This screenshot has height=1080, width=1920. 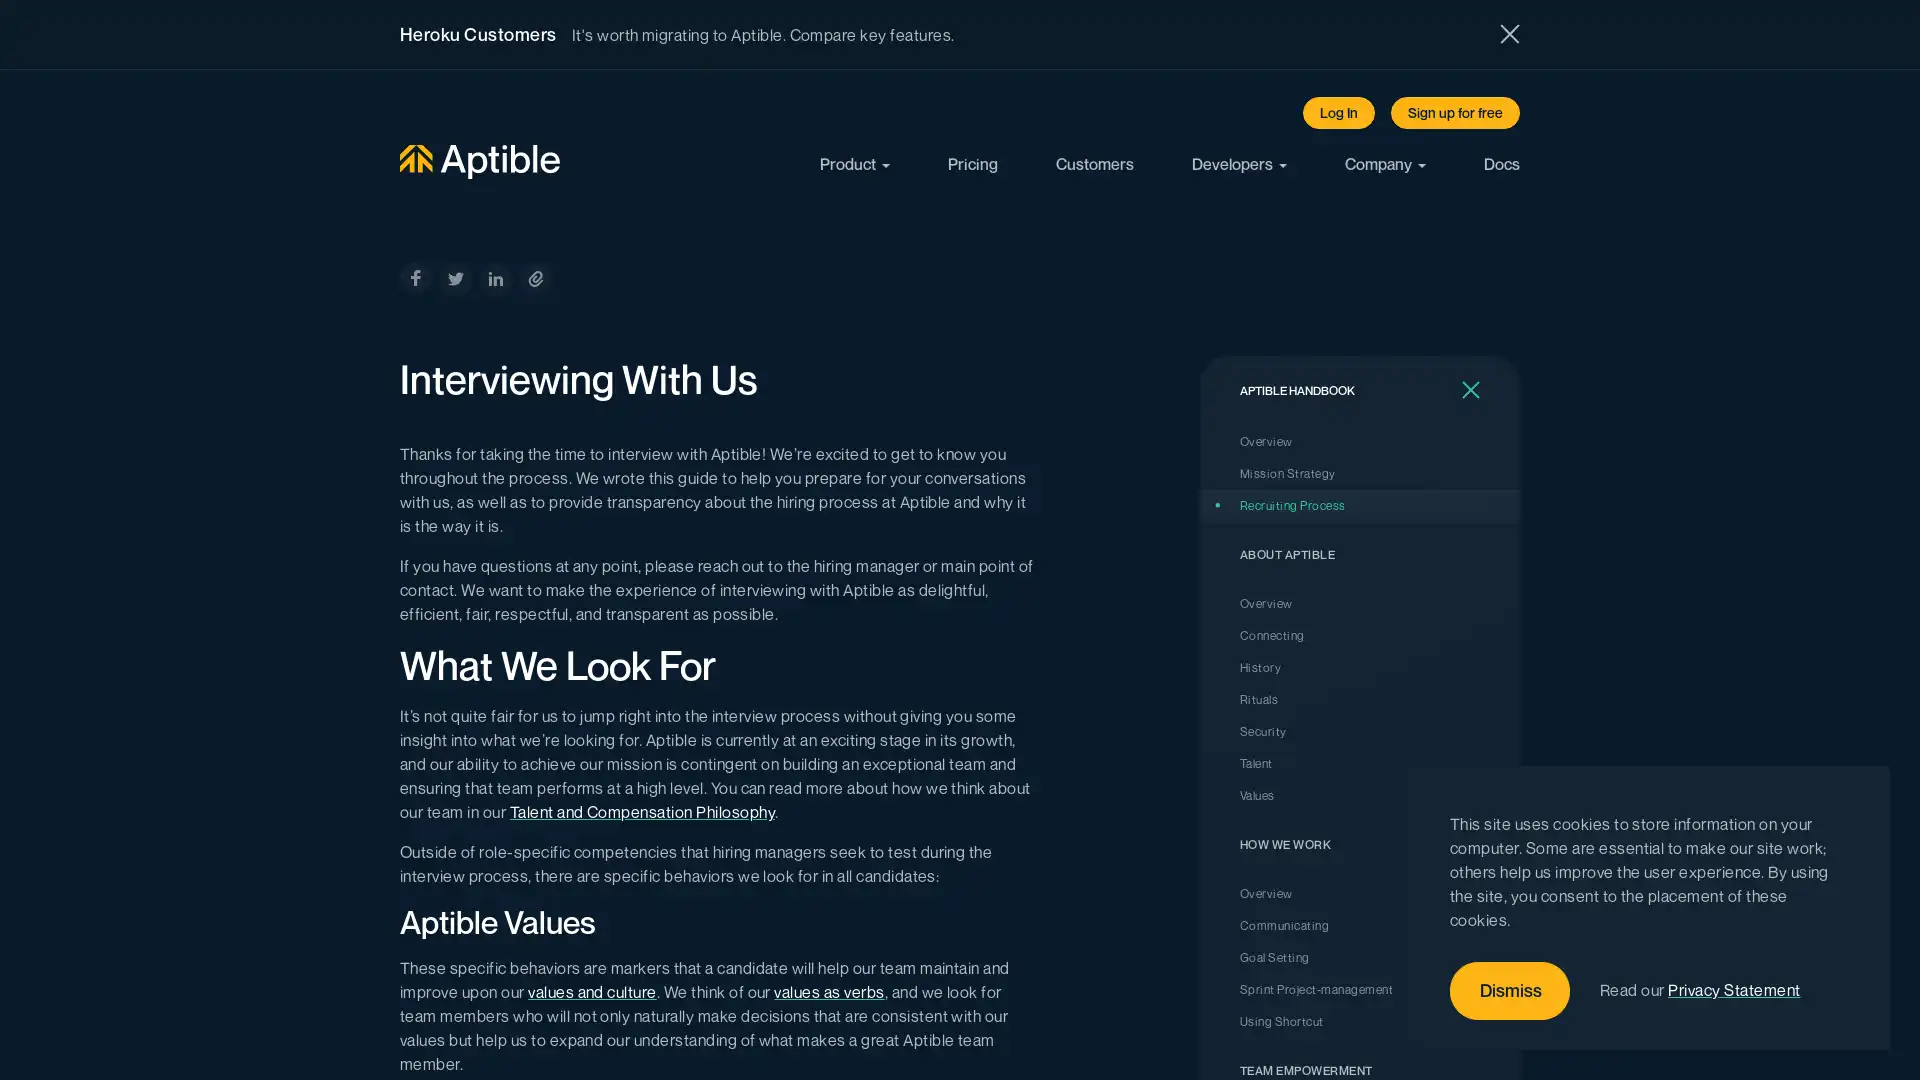 I want to click on Sign up for free, so click(x=1455, y=112).